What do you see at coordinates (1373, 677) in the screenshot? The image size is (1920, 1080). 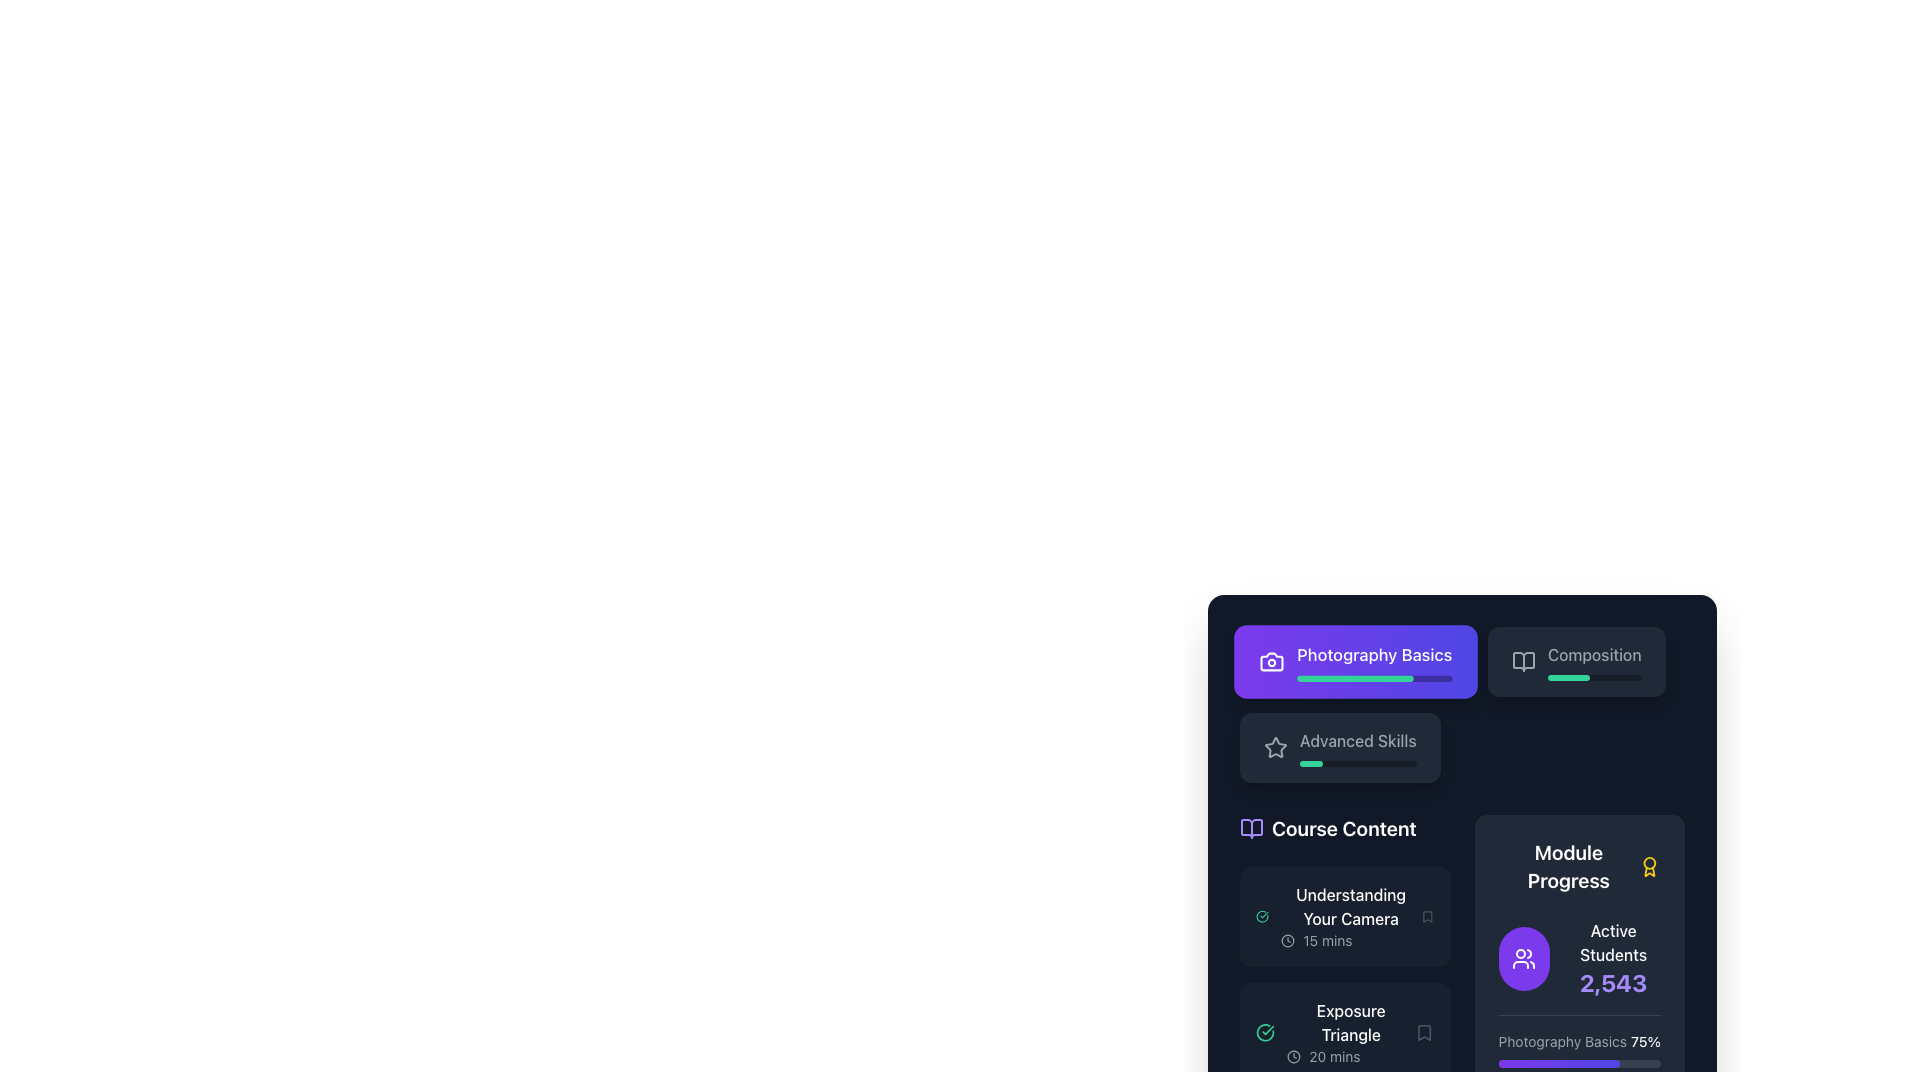 I see `the horizontal progress bar located beneath the 'Photography Basics' title` at bounding box center [1373, 677].